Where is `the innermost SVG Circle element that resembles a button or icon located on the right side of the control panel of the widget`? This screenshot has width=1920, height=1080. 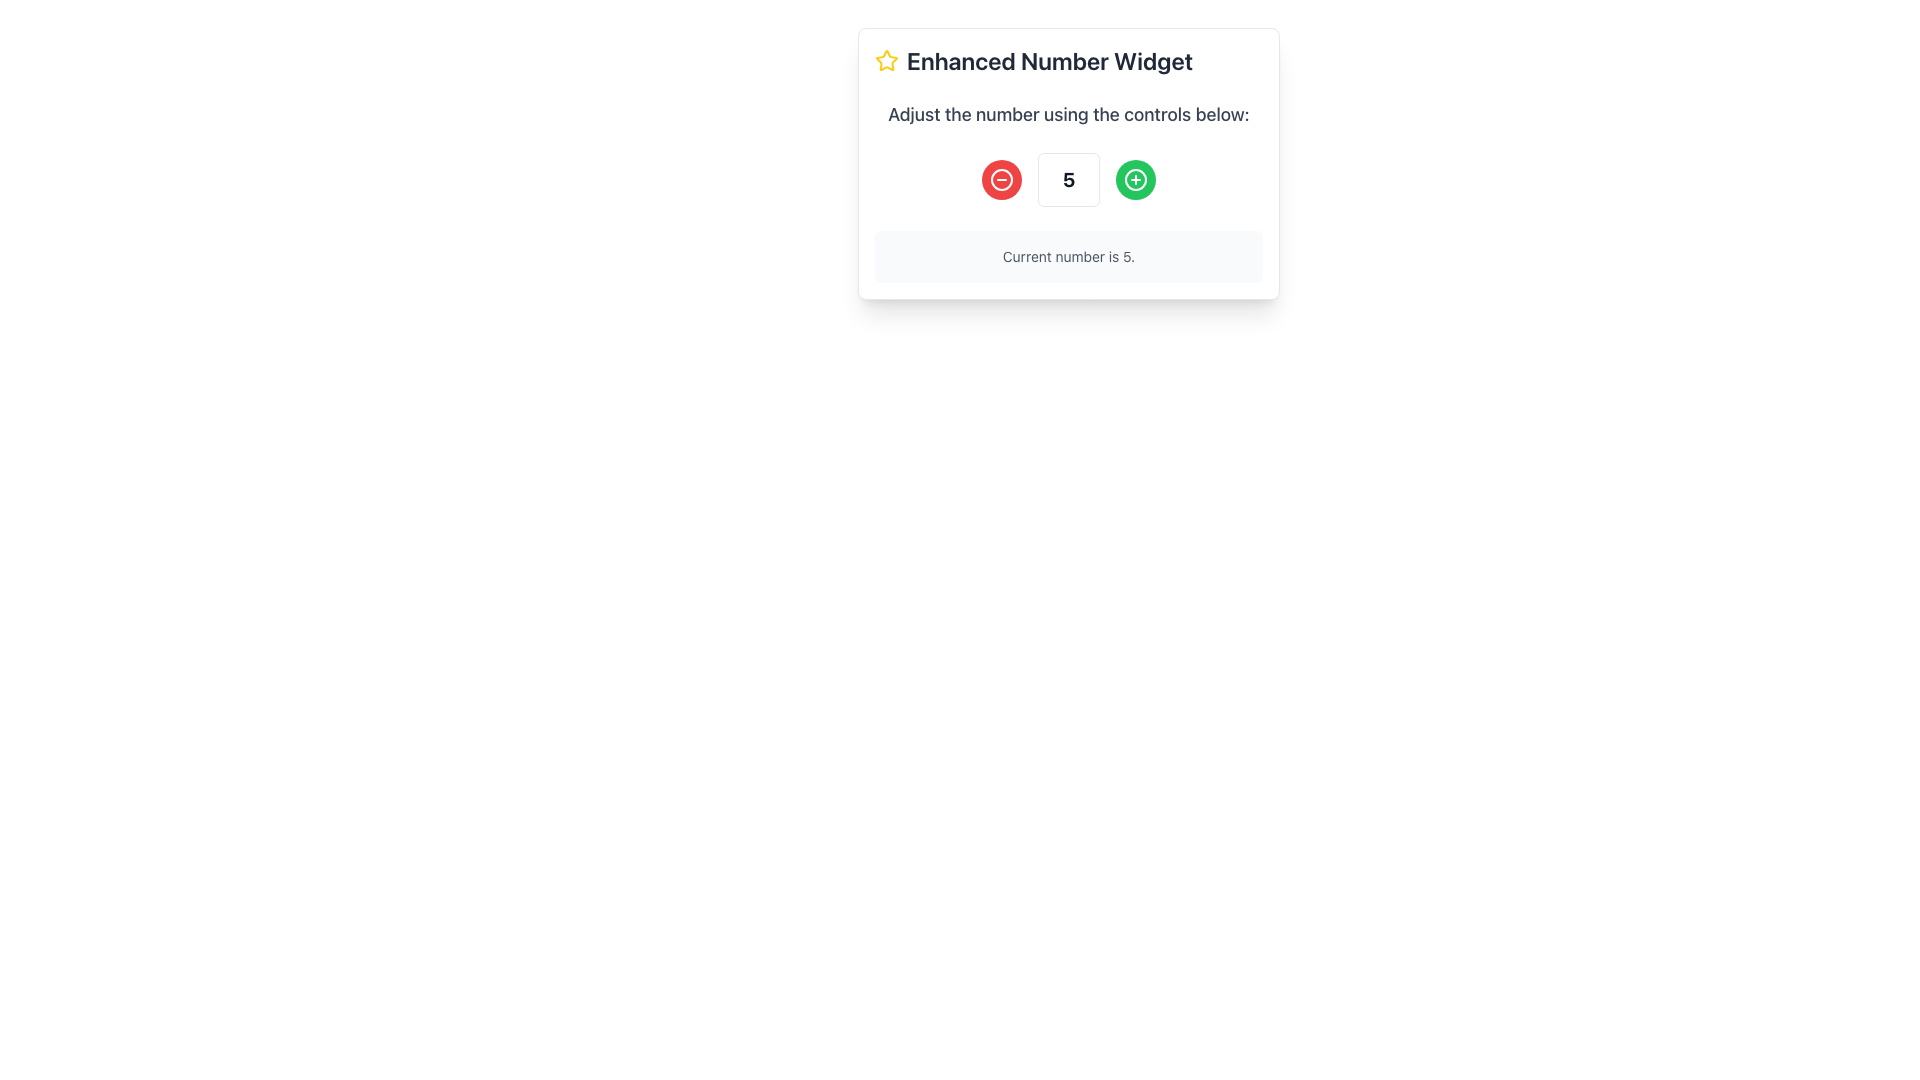
the innermost SVG Circle element that resembles a button or icon located on the right side of the control panel of the widget is located at coordinates (1136, 180).